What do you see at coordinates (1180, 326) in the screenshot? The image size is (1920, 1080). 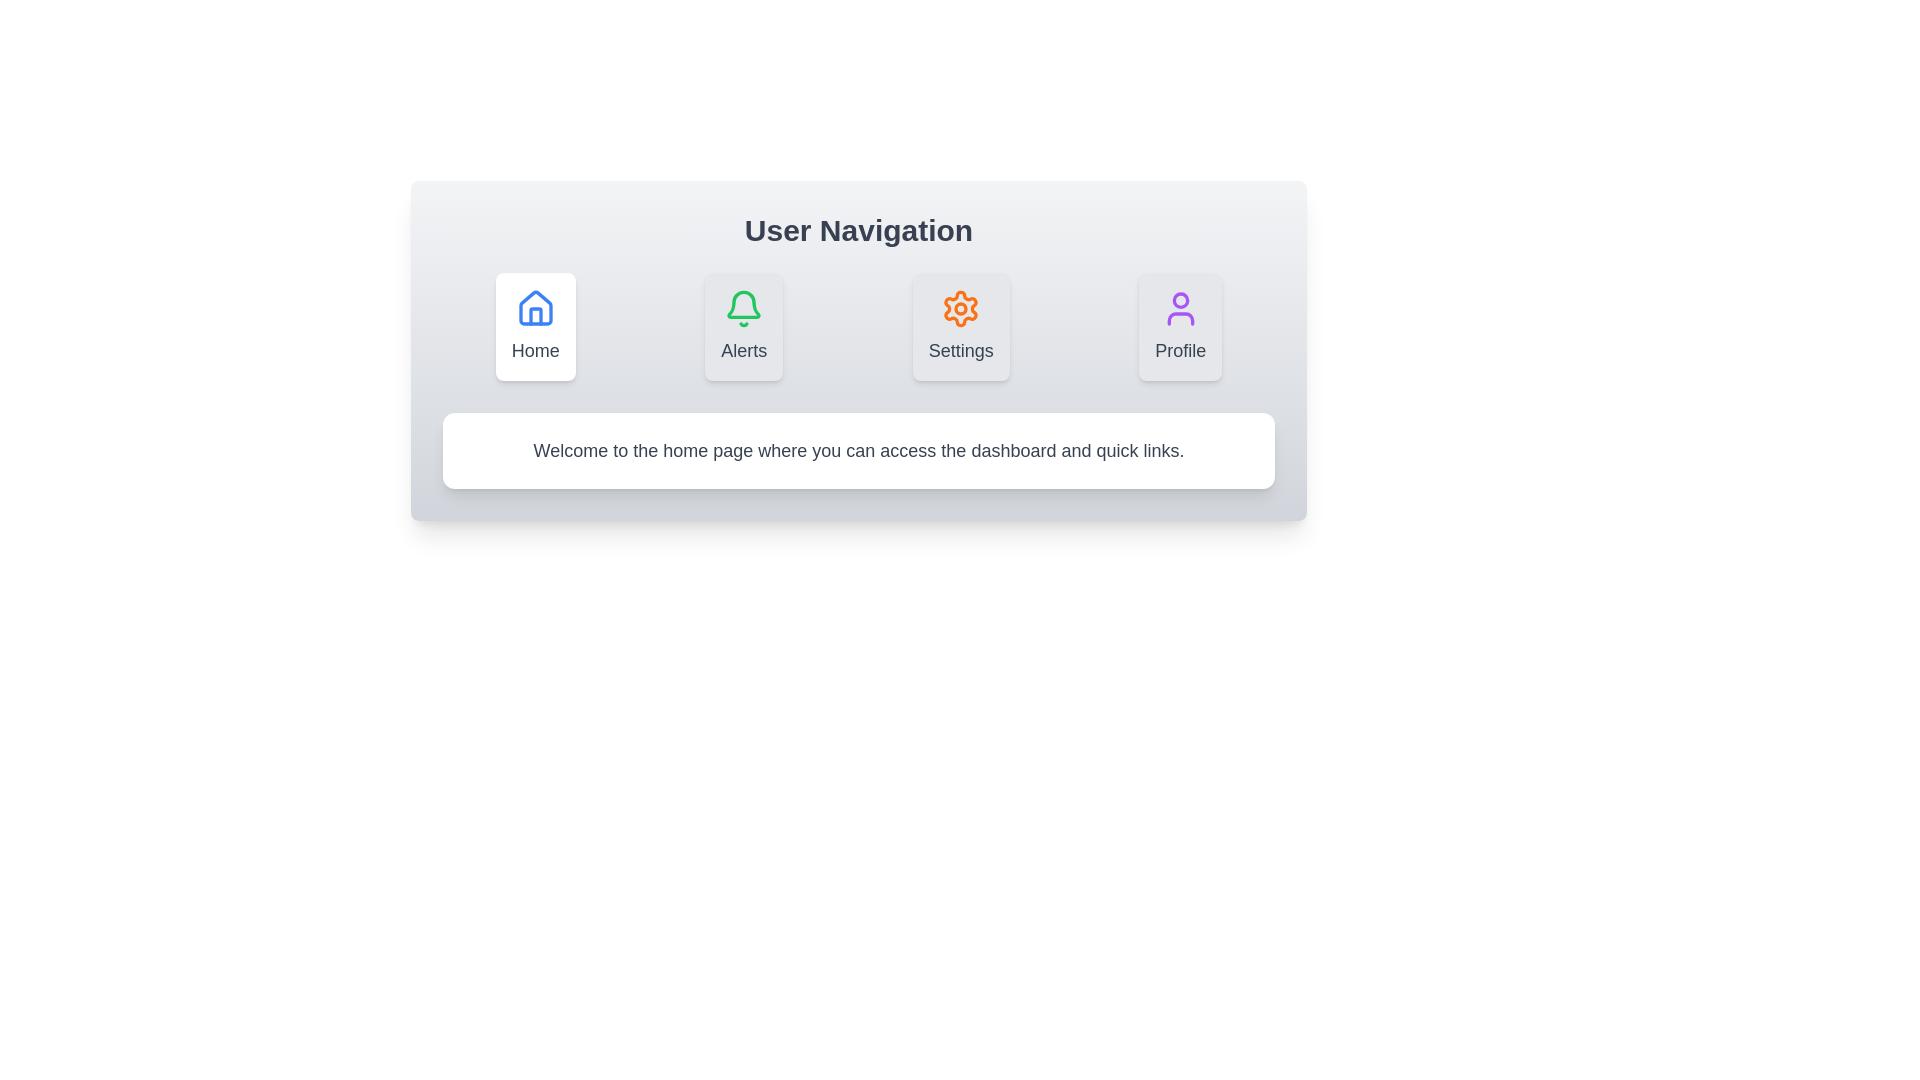 I see `the tab labeled Profile` at bounding box center [1180, 326].